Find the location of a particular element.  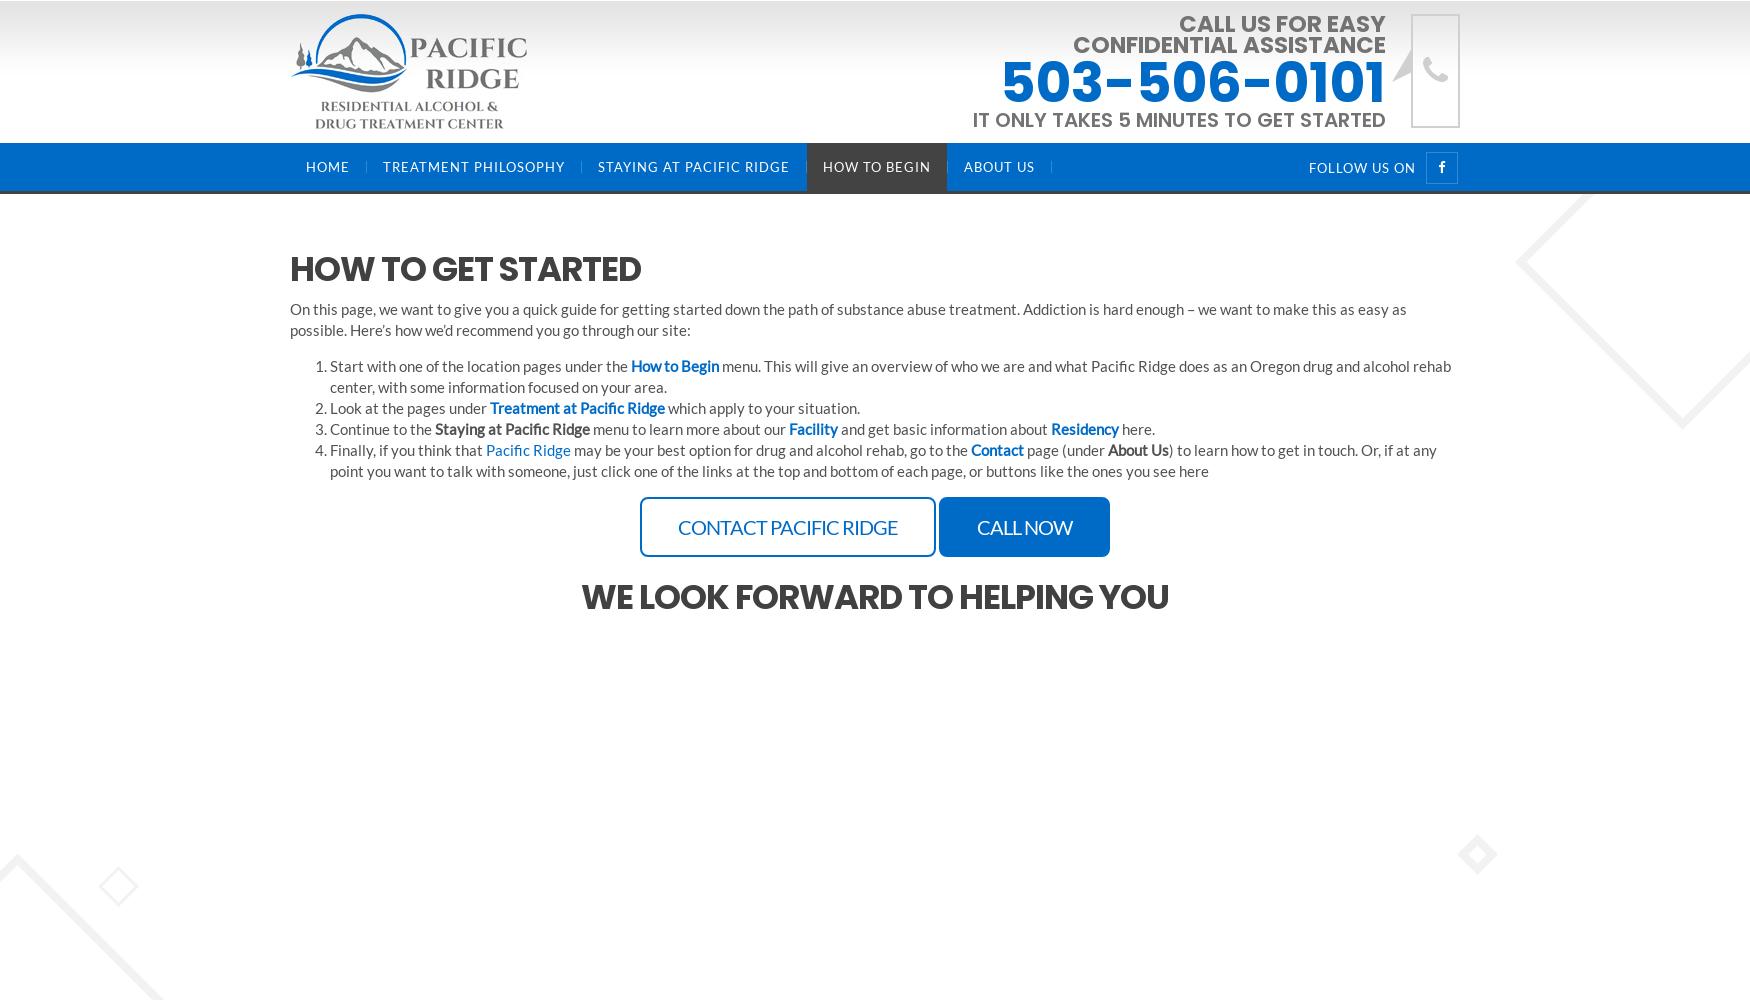

'Staying at Pacific Ridge' is located at coordinates (511, 429).